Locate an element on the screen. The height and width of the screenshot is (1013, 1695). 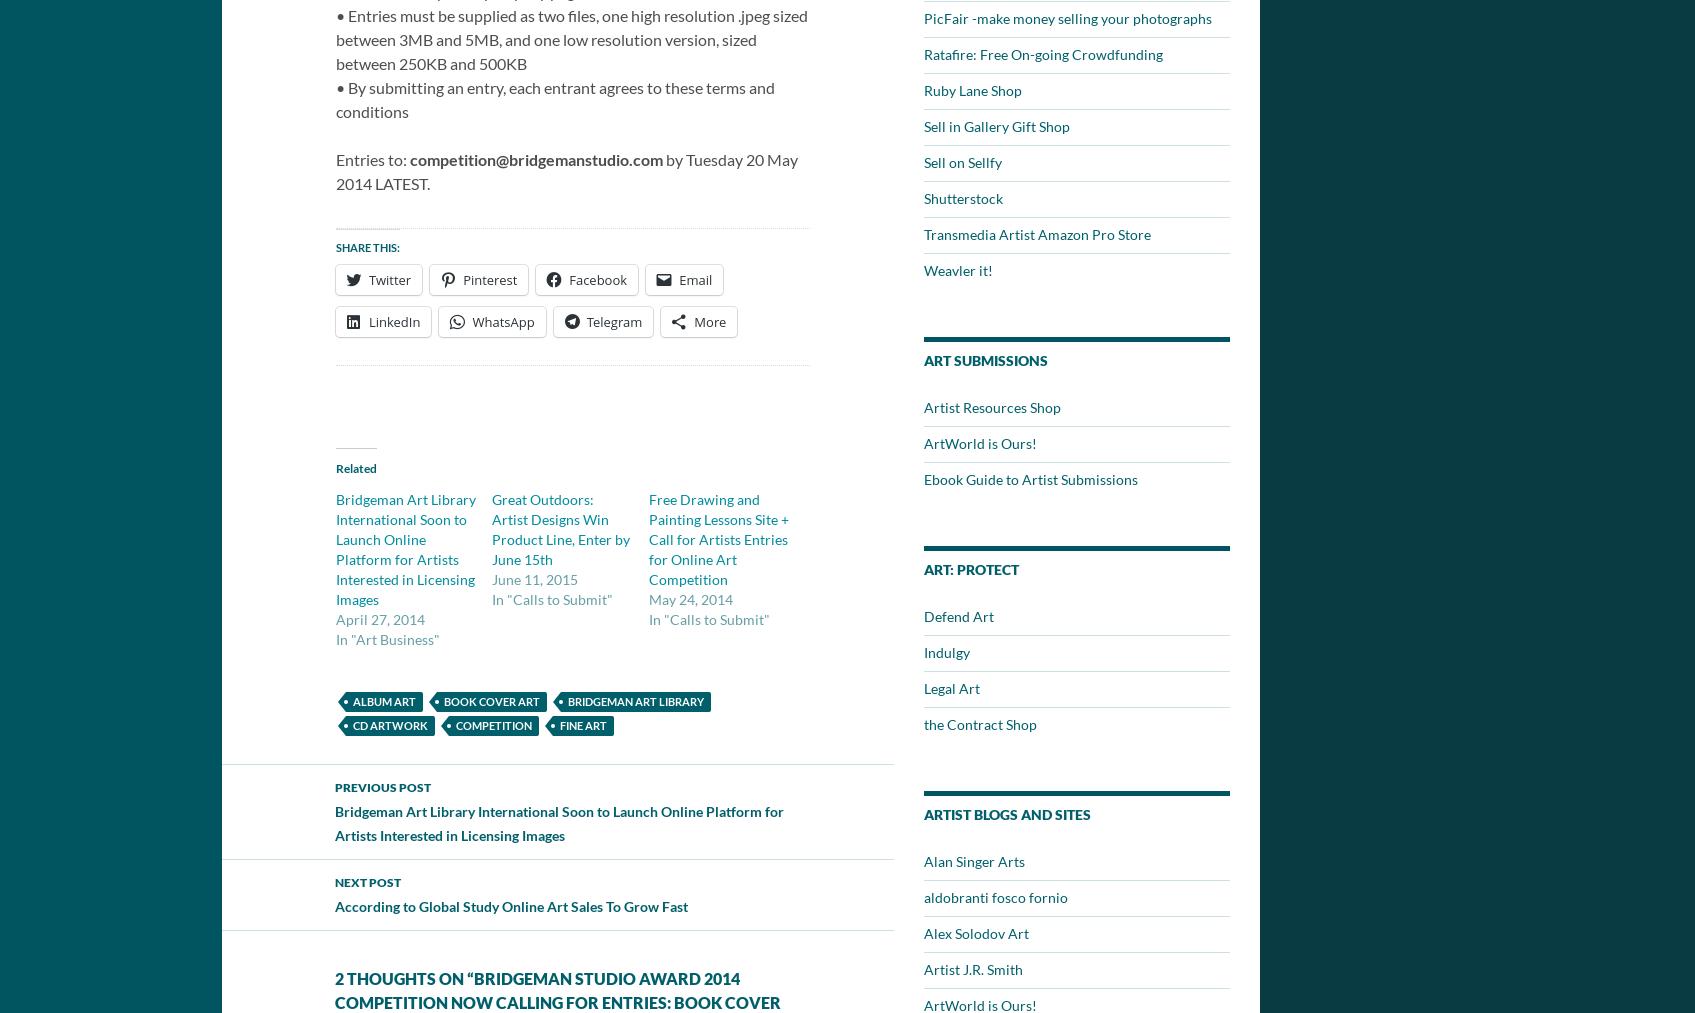
'PicFair -make money selling your photographs' is located at coordinates (1068, 17).